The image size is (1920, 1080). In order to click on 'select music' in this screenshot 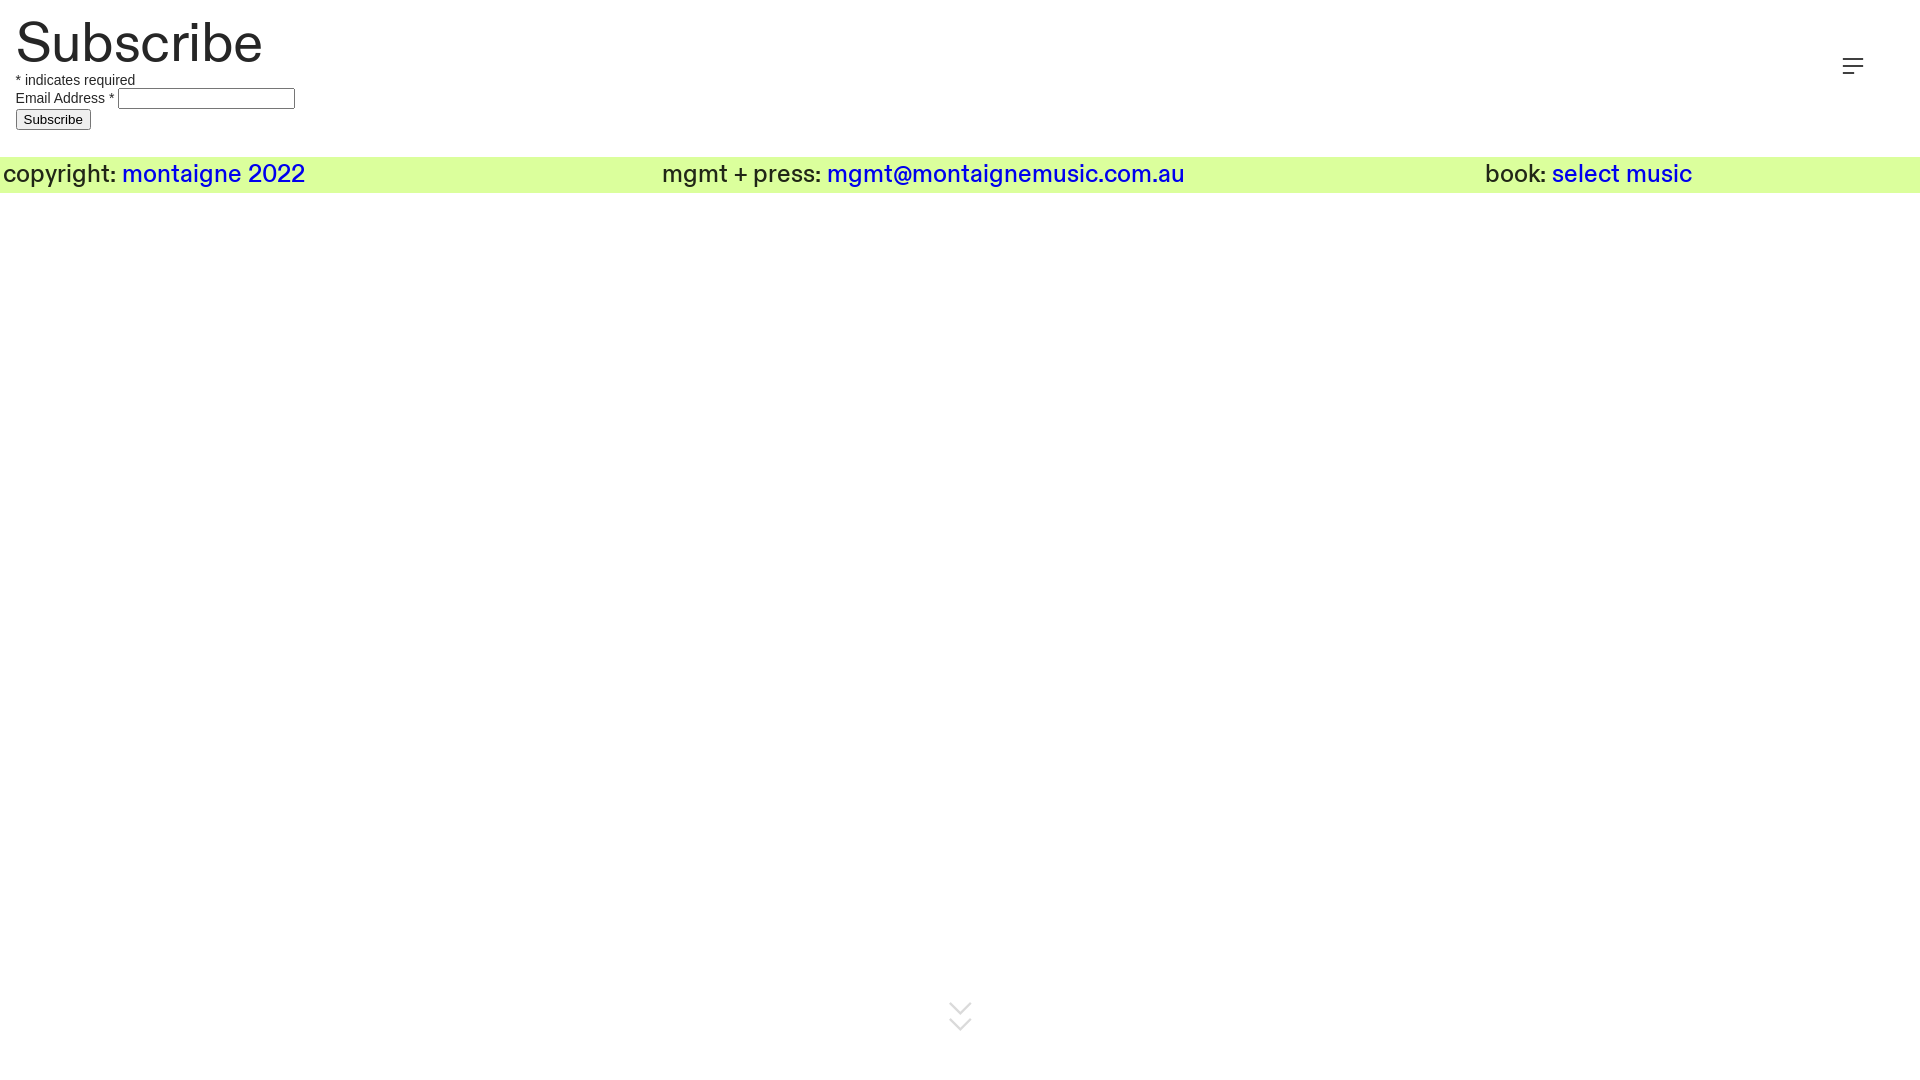, I will do `click(1622, 173)`.